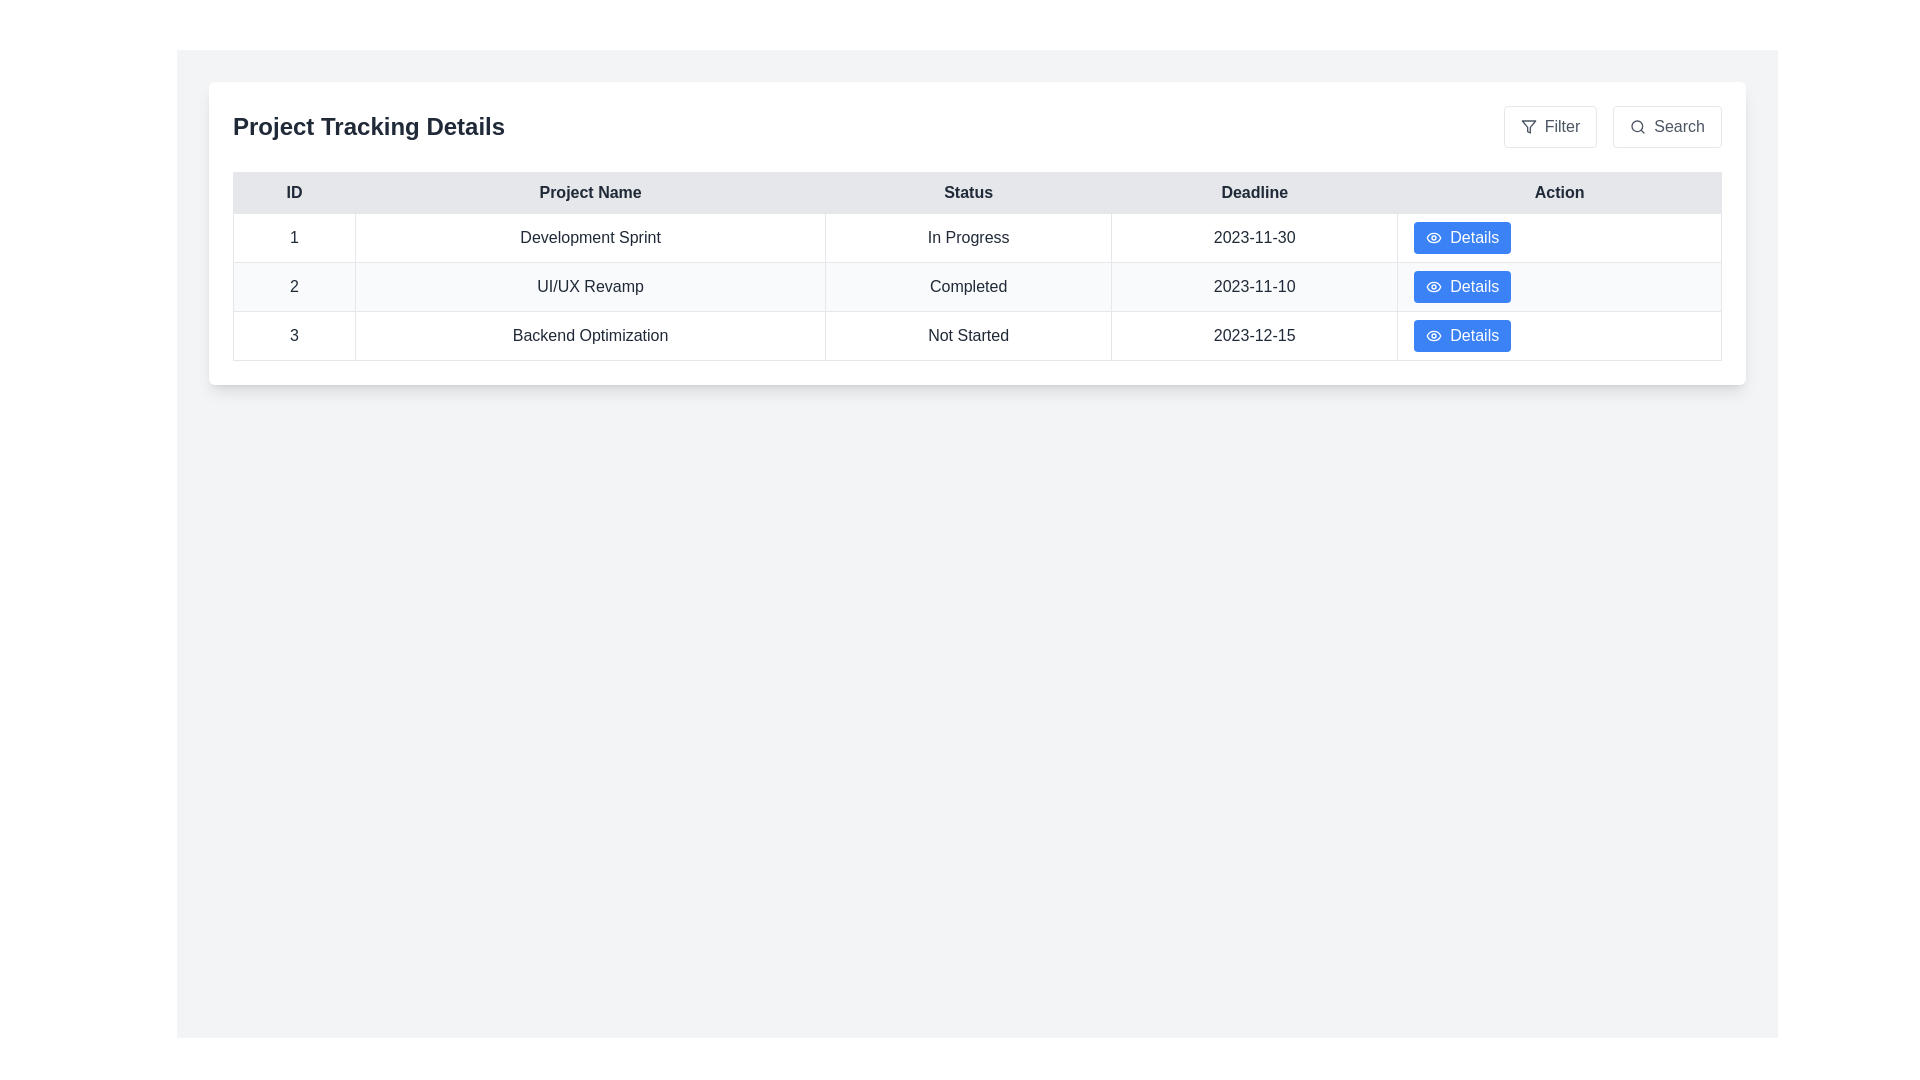 The height and width of the screenshot is (1080, 1920). I want to click on the third 'Details' button in the 'Action' column of the table, so click(1474, 286).